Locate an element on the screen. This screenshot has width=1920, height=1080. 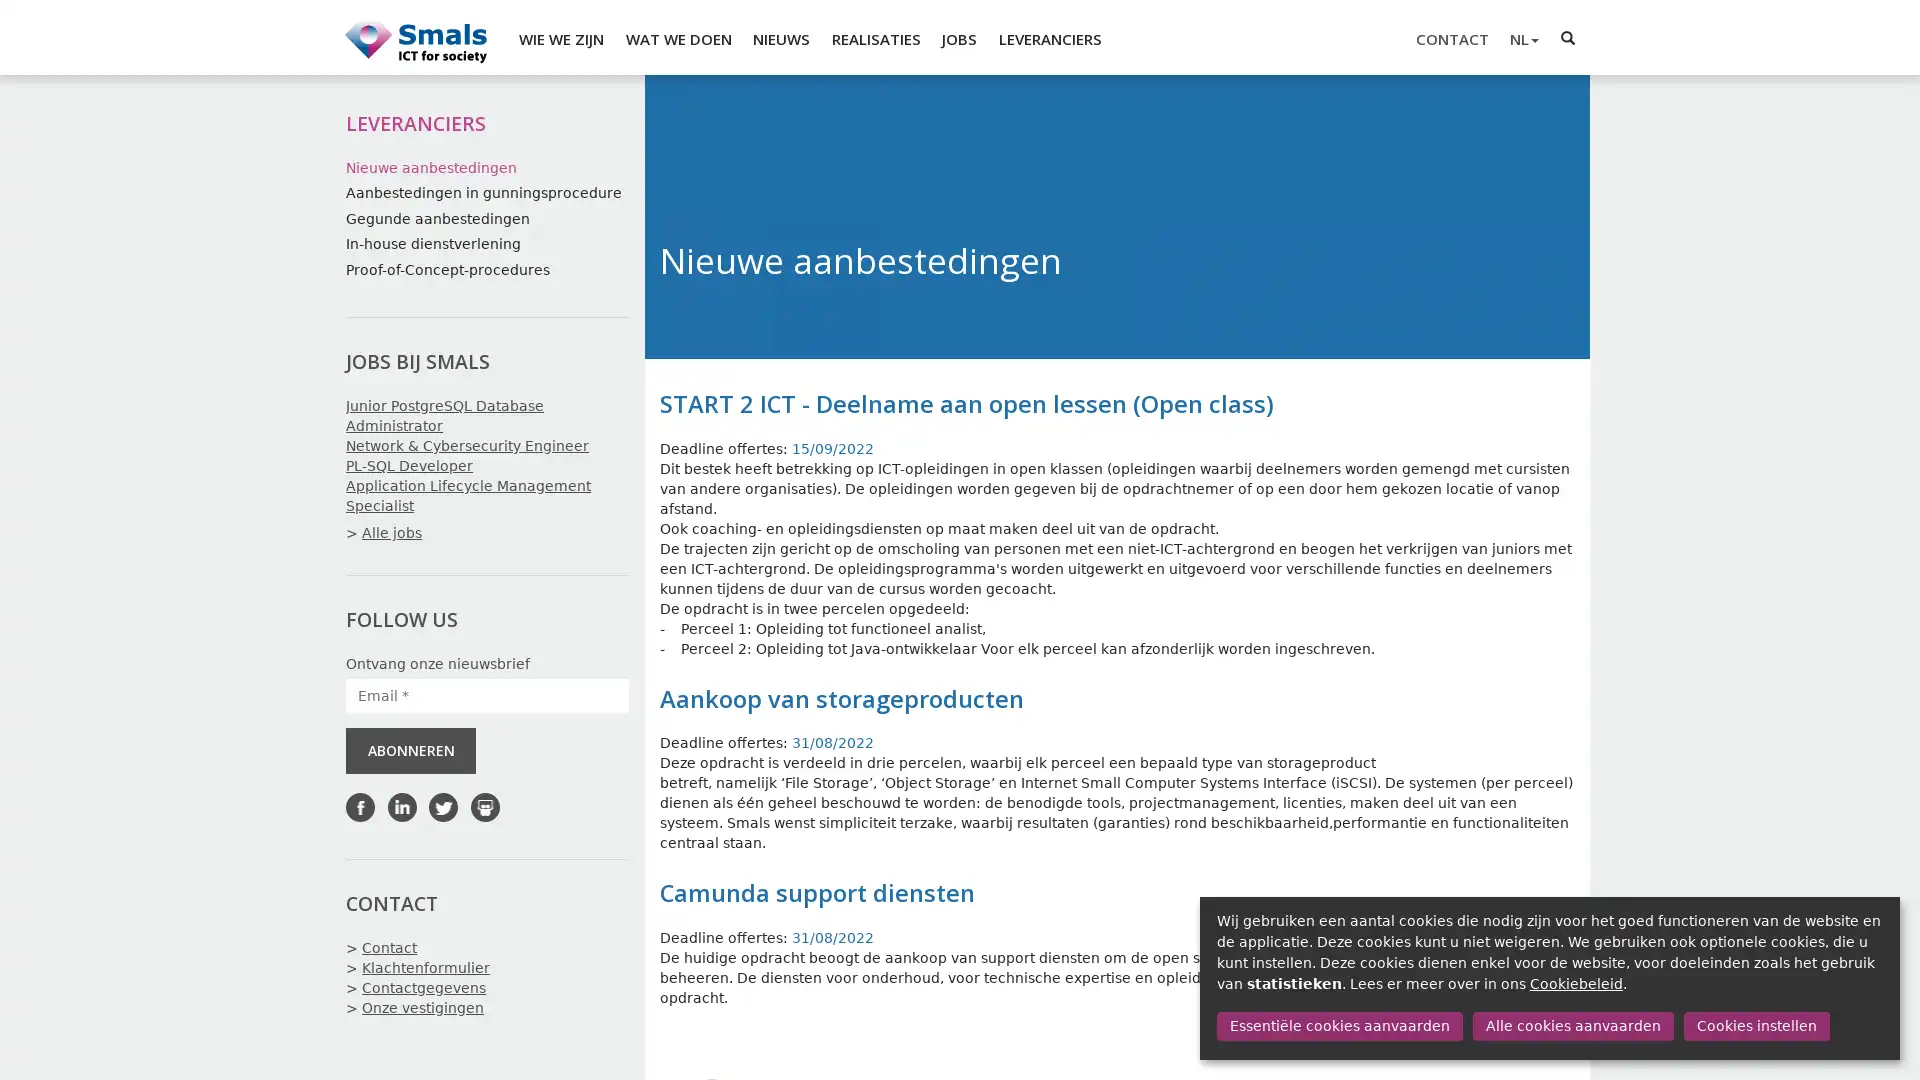
Essentiele cookies aanvaarden is located at coordinates (1339, 1026).